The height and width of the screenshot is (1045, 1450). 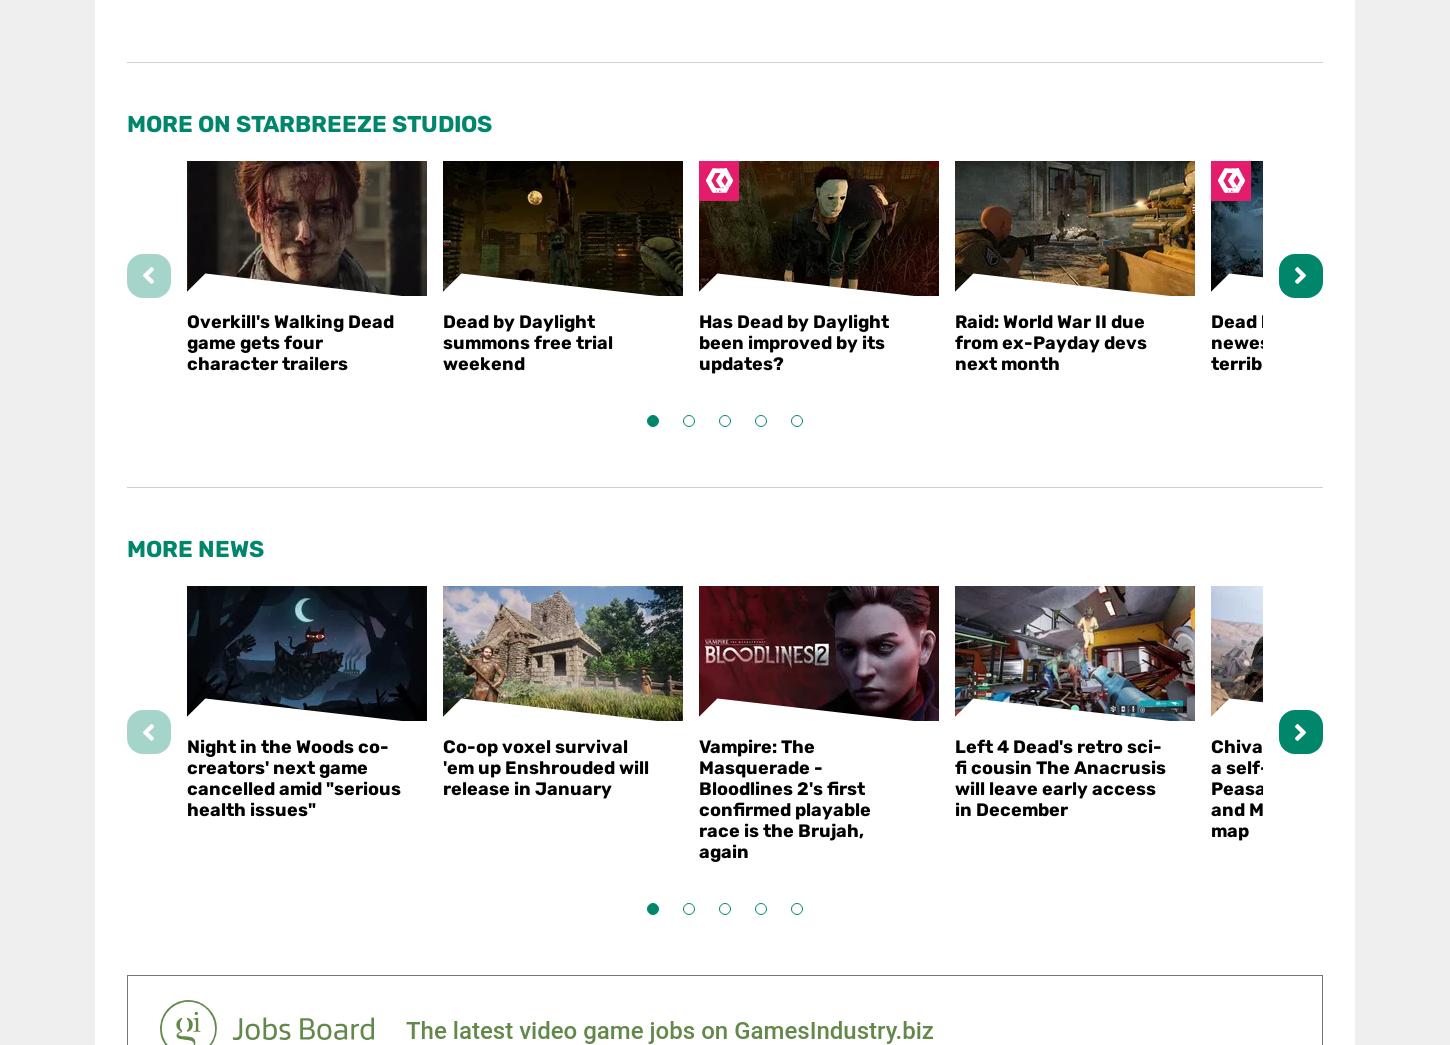 What do you see at coordinates (194, 547) in the screenshot?
I see `'More News'` at bounding box center [194, 547].